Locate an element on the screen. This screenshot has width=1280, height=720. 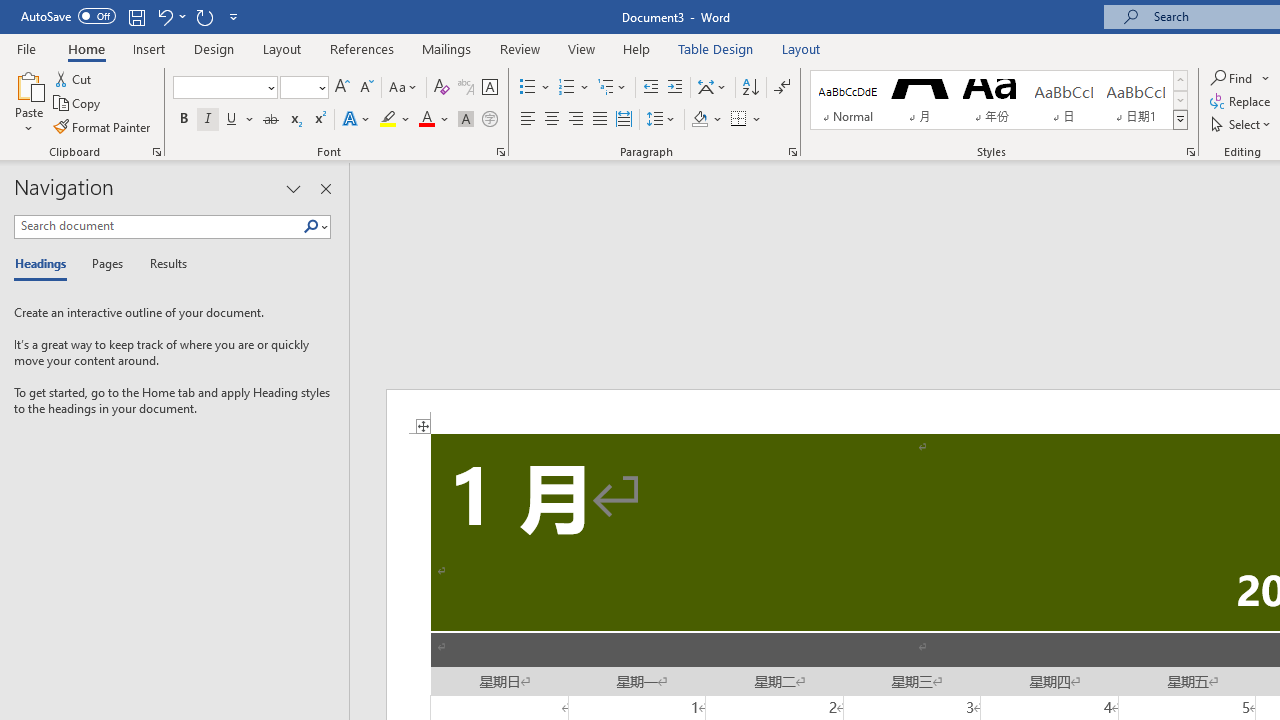
'Shrink Font' is located at coordinates (366, 86).